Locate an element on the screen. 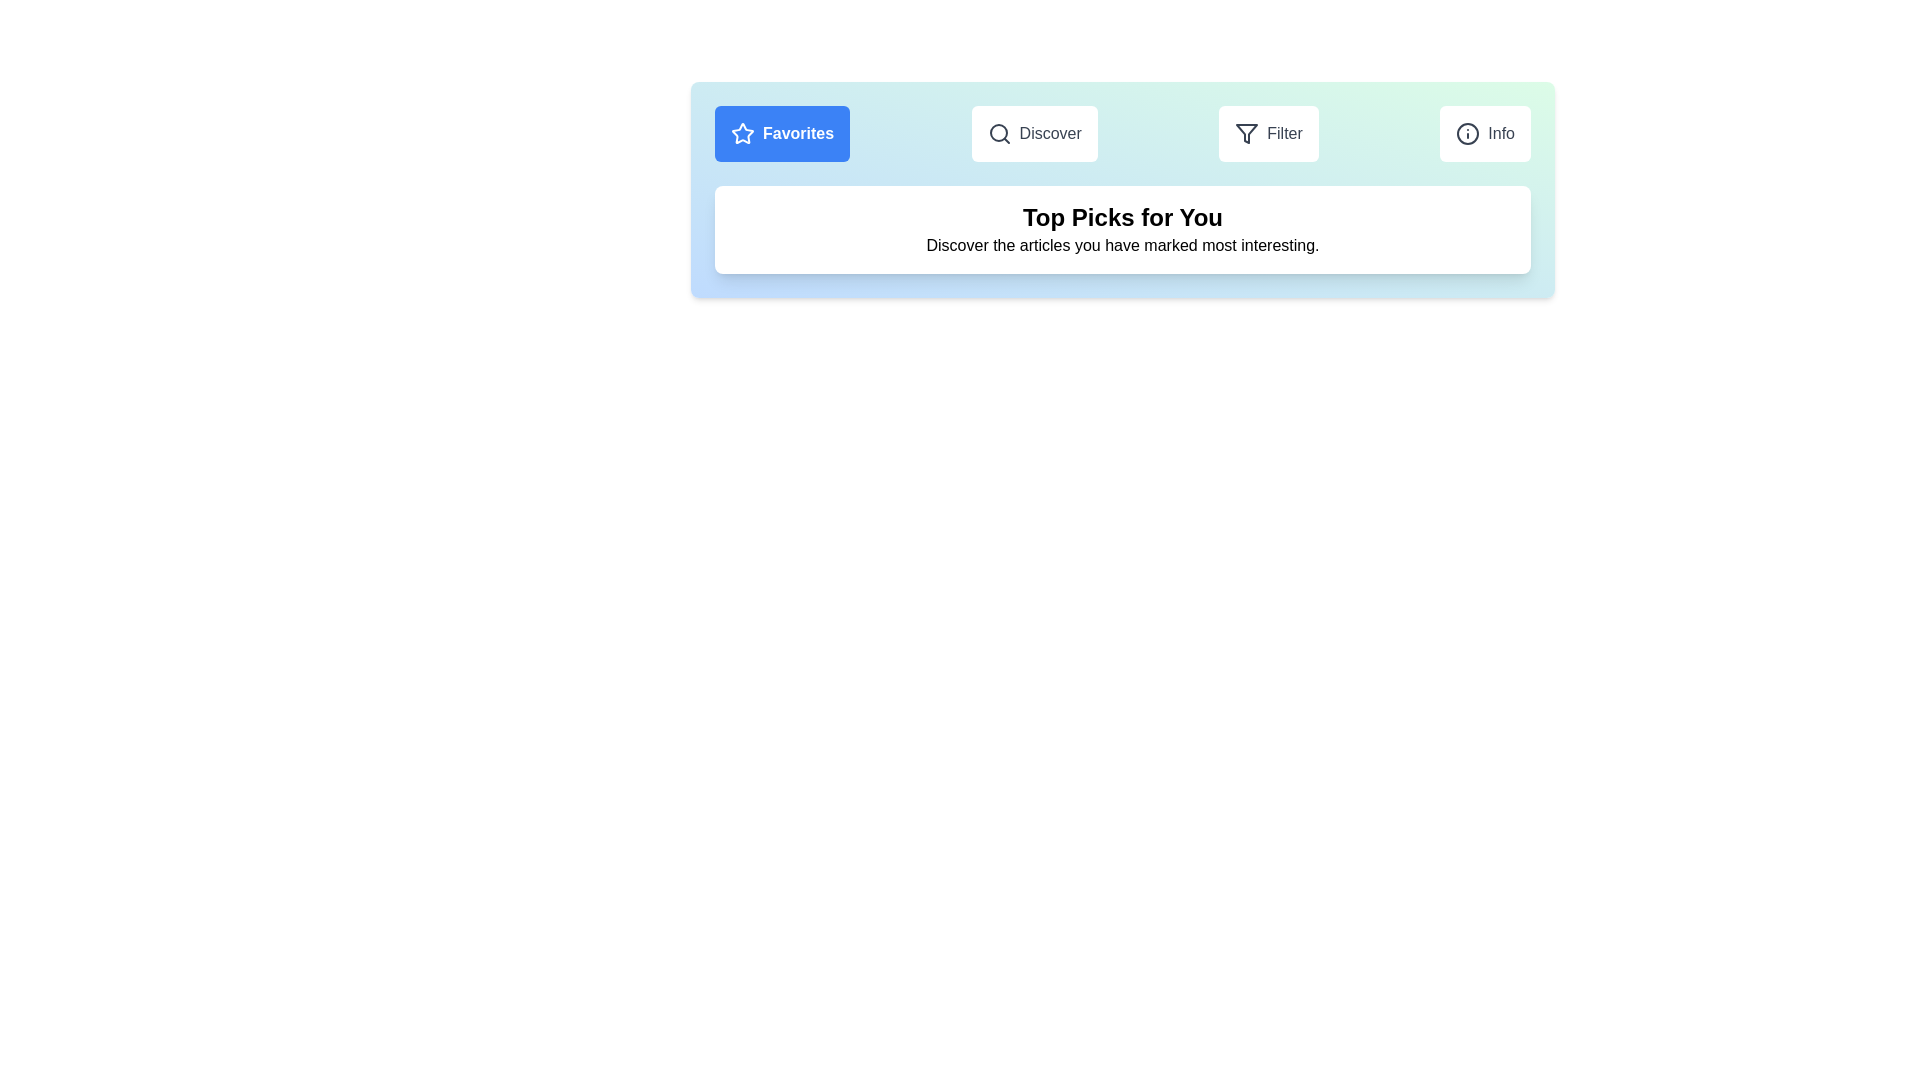  the Info tab to view its content is located at coordinates (1485, 134).